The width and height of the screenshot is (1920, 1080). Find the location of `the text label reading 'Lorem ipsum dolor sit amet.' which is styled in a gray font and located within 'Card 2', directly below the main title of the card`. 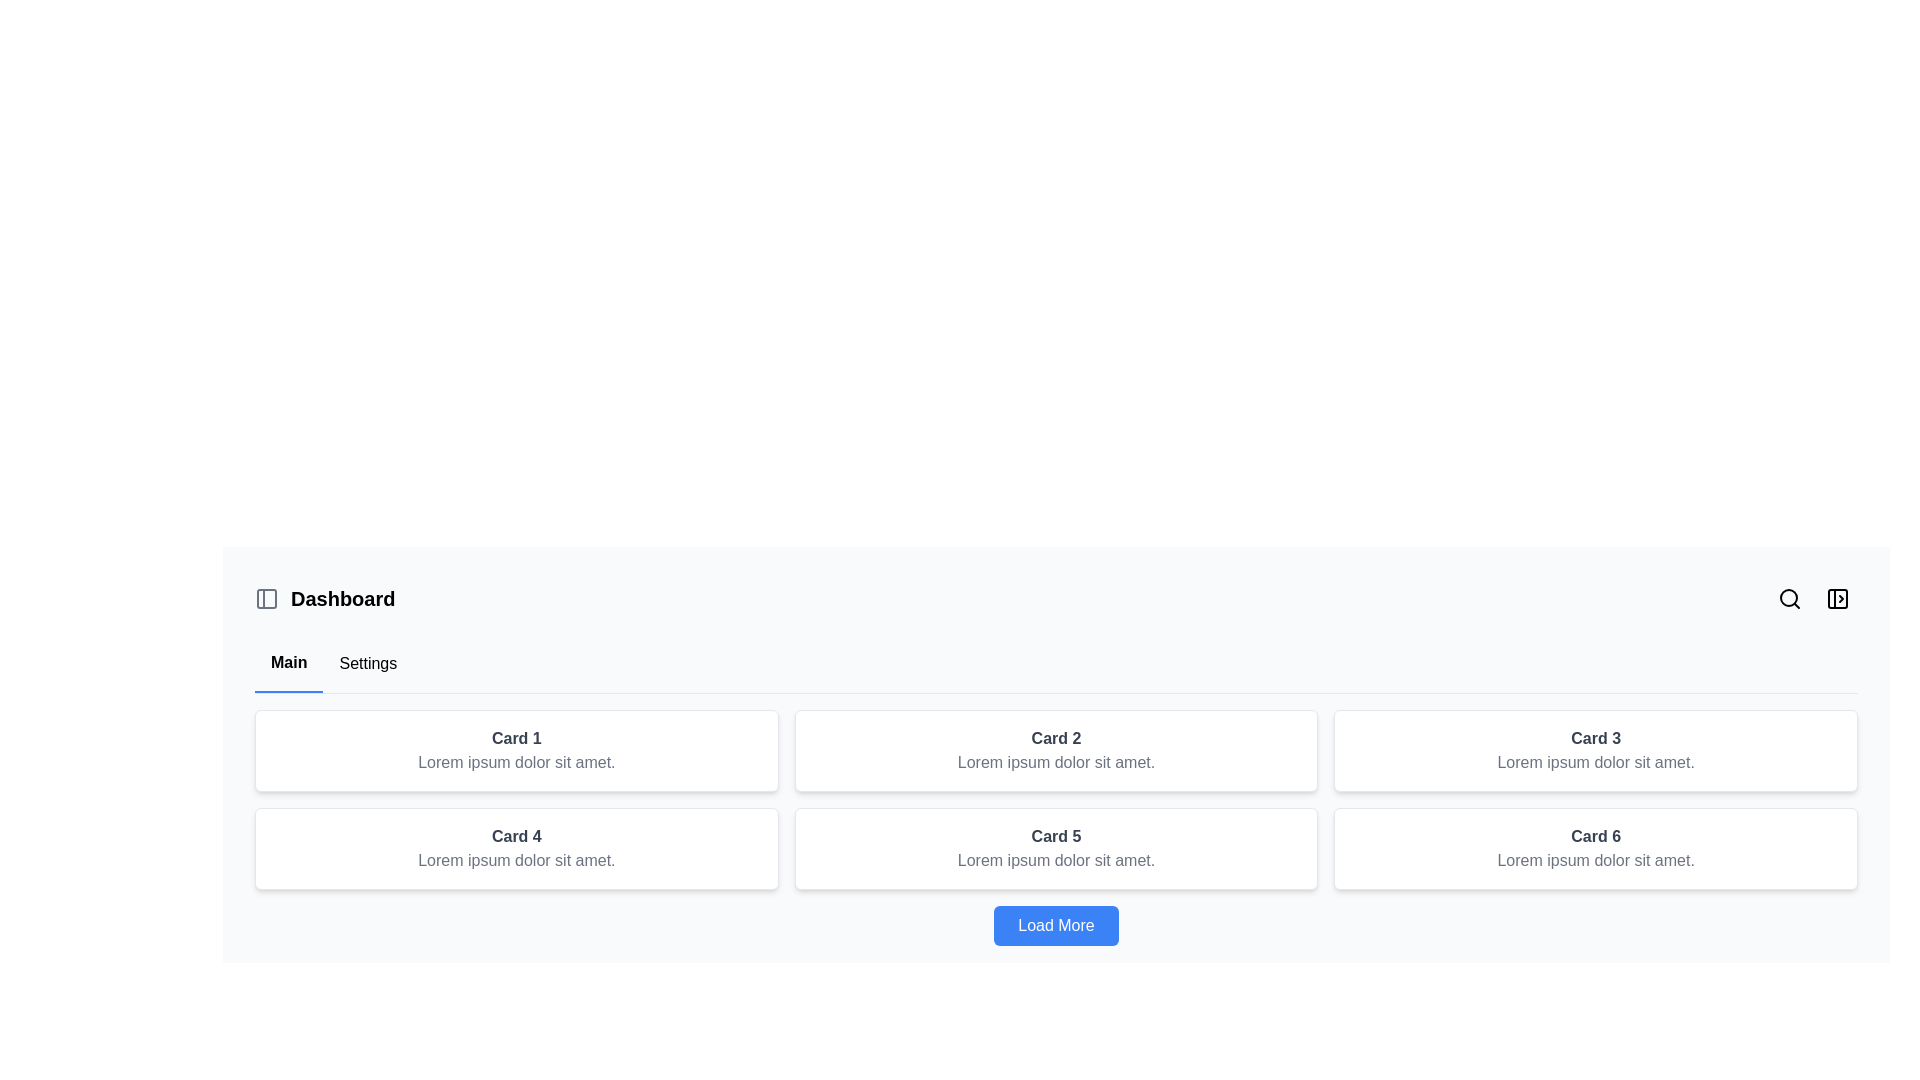

the text label reading 'Lorem ipsum dolor sit amet.' which is styled in a gray font and located within 'Card 2', directly below the main title of the card is located at coordinates (1055, 763).